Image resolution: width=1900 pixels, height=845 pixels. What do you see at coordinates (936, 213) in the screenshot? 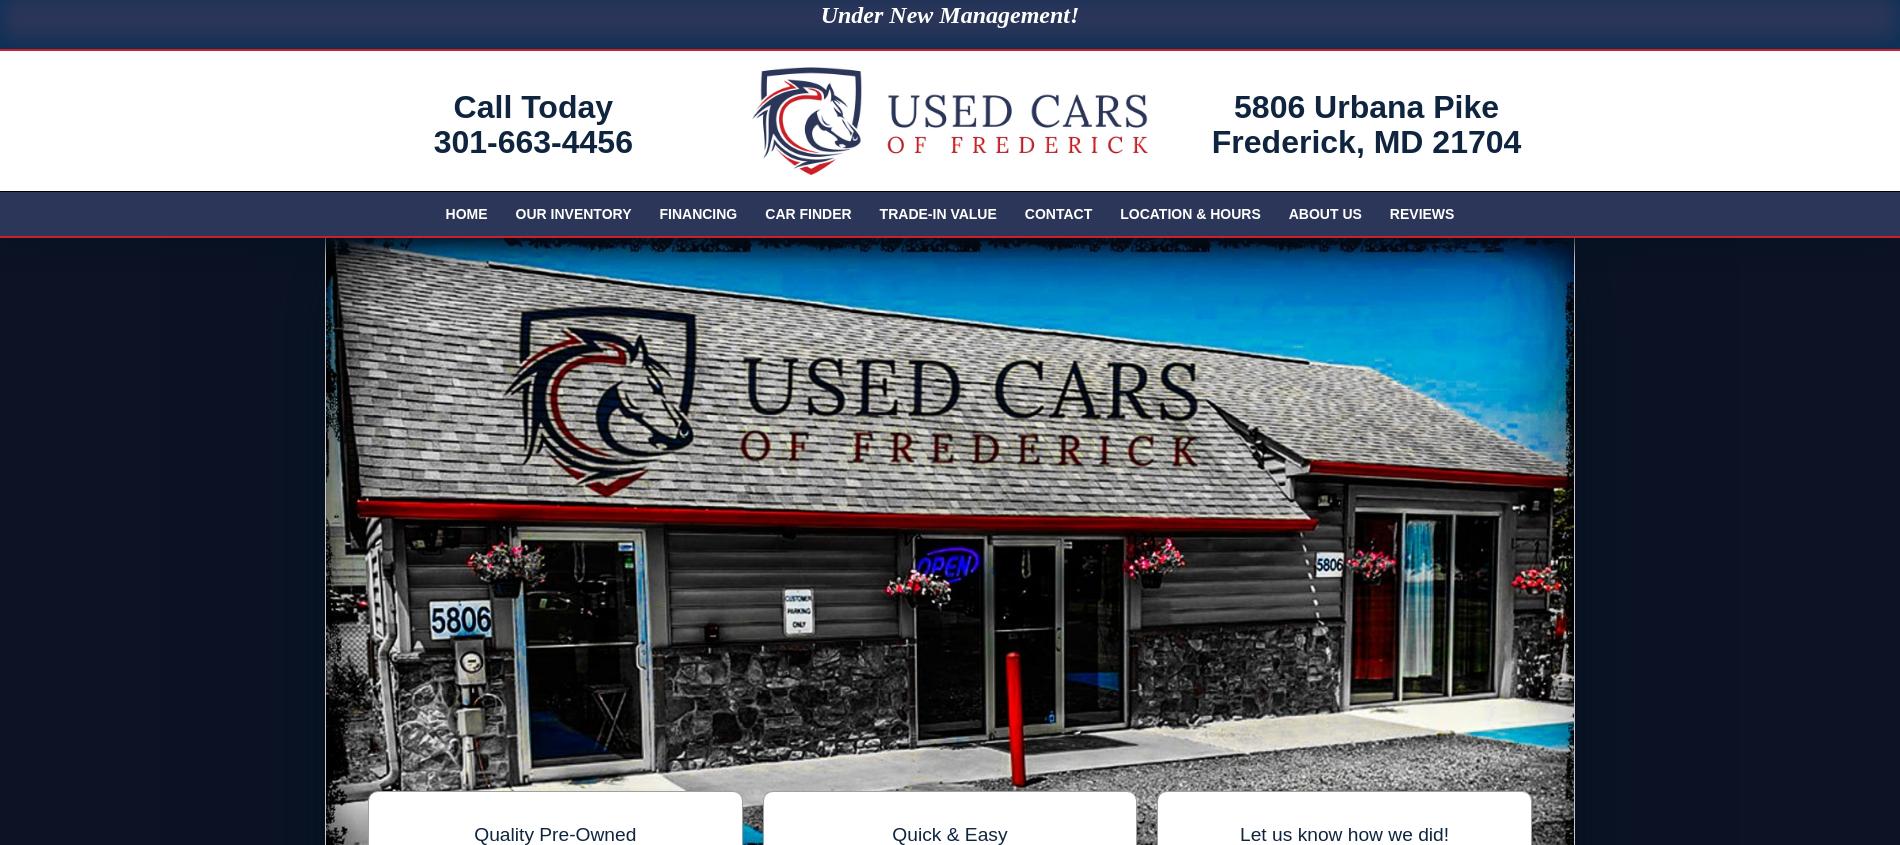
I see `'Trade-In Value'` at bounding box center [936, 213].